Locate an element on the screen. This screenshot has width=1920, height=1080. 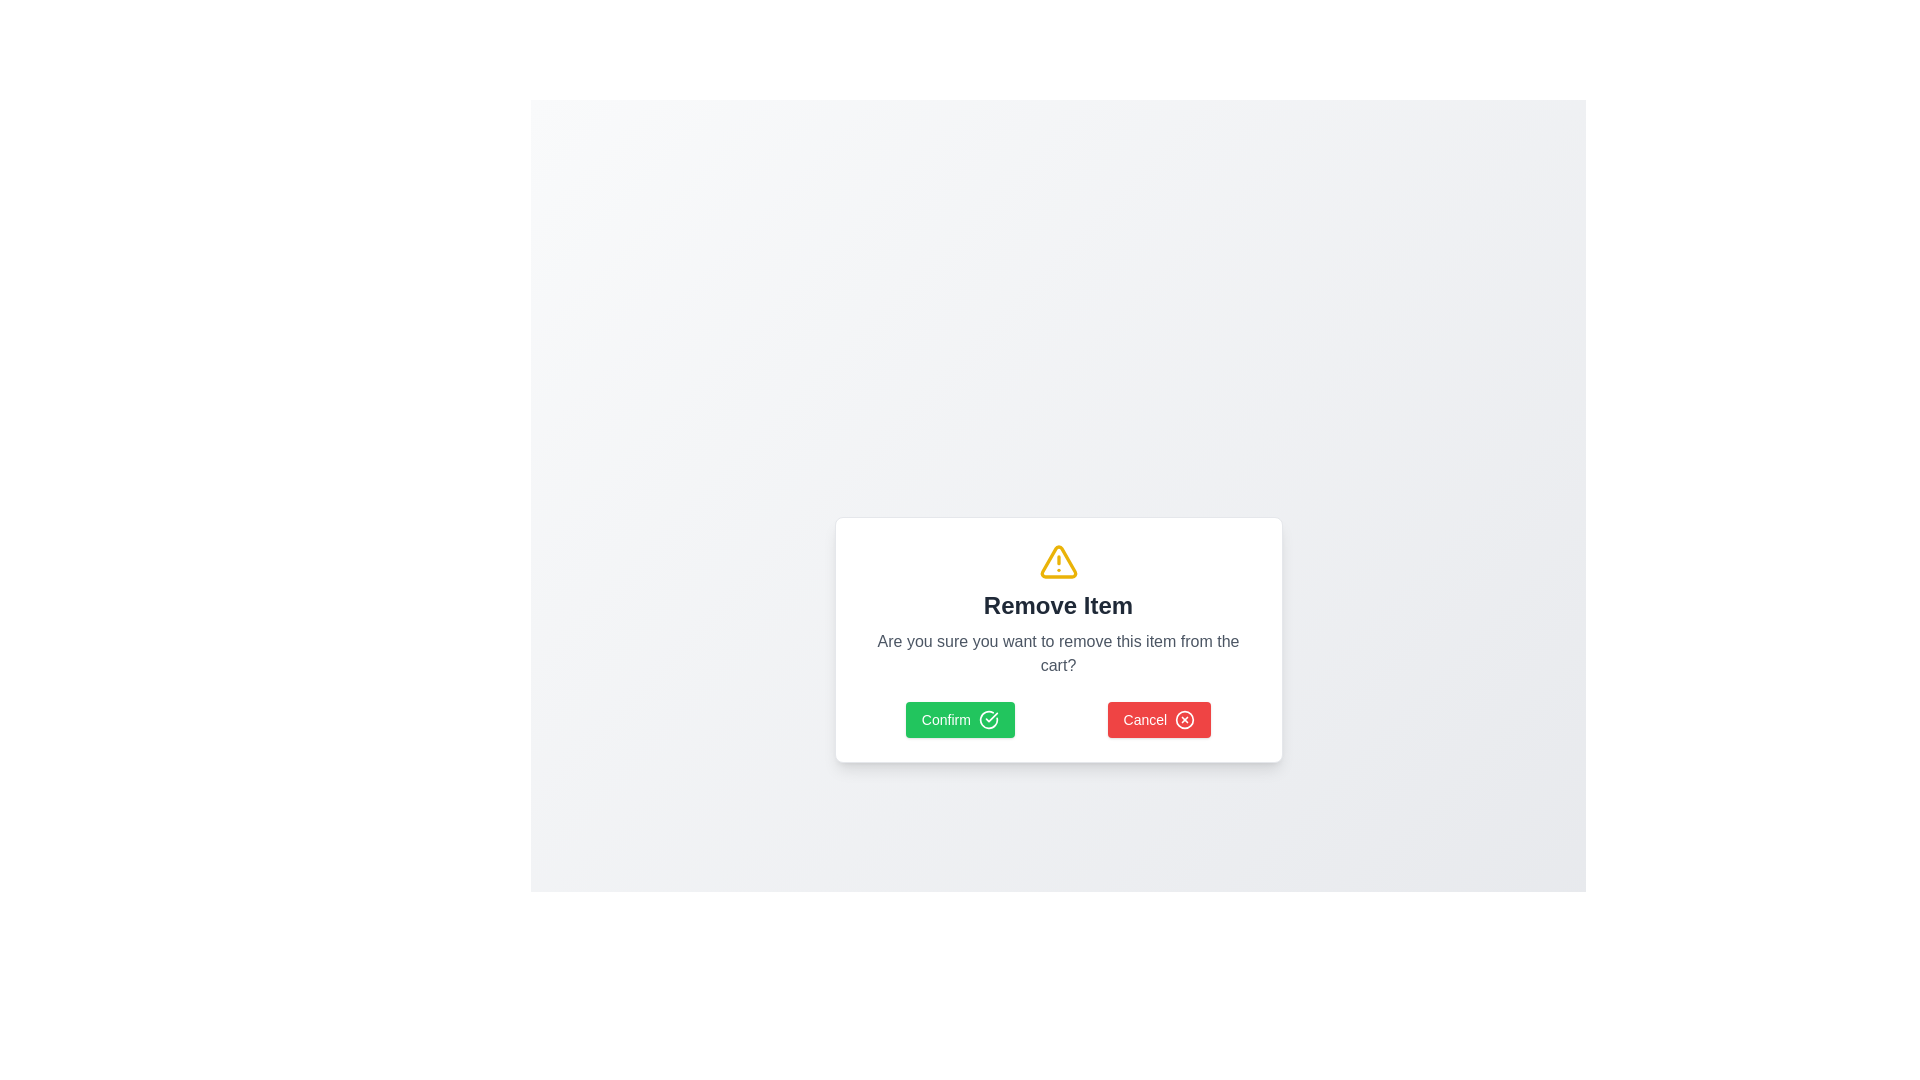
displayed message from the modal dialog that prompts for confirmation to remove an item from the cart is located at coordinates (1057, 640).